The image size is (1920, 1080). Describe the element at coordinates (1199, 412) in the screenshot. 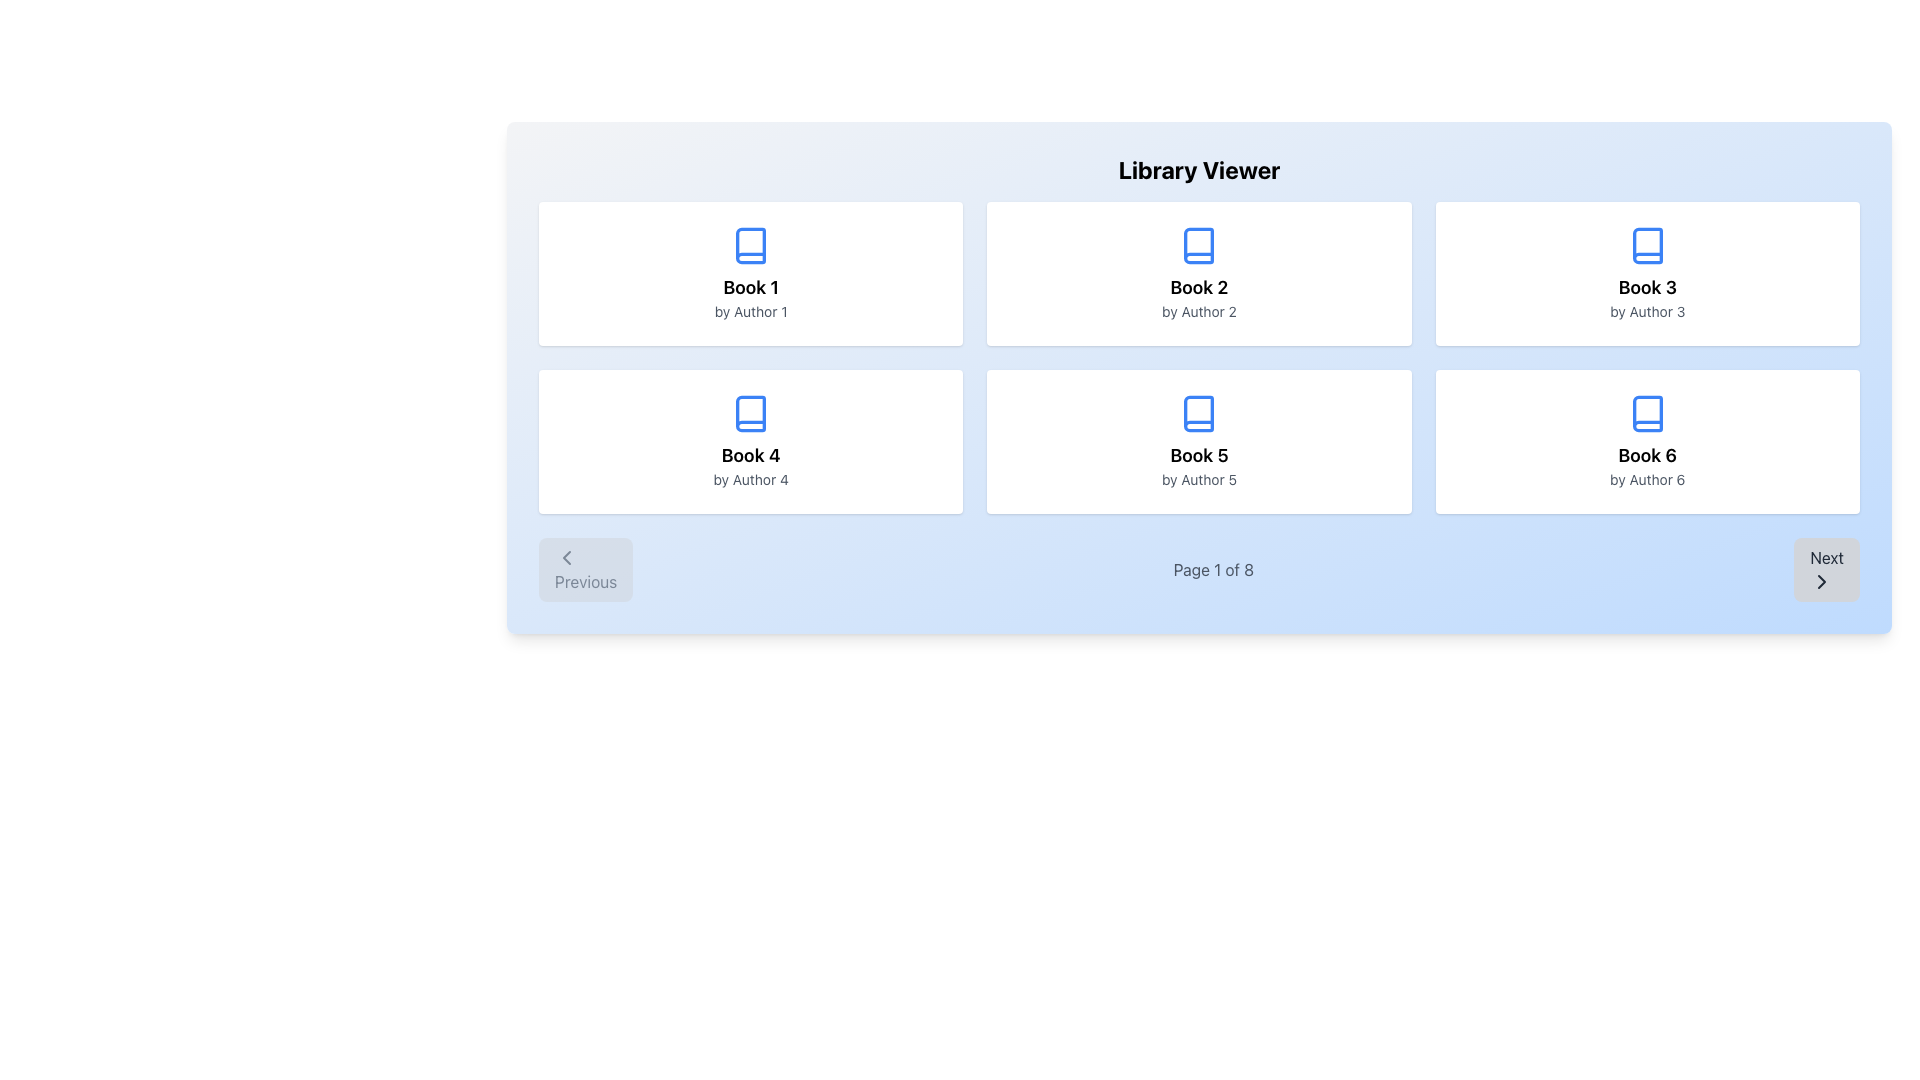

I see `the book icon located at the top of the card labeled 'Book 5 by Author 5', positioned centrally in the second row and last column of the grid layout` at that location.